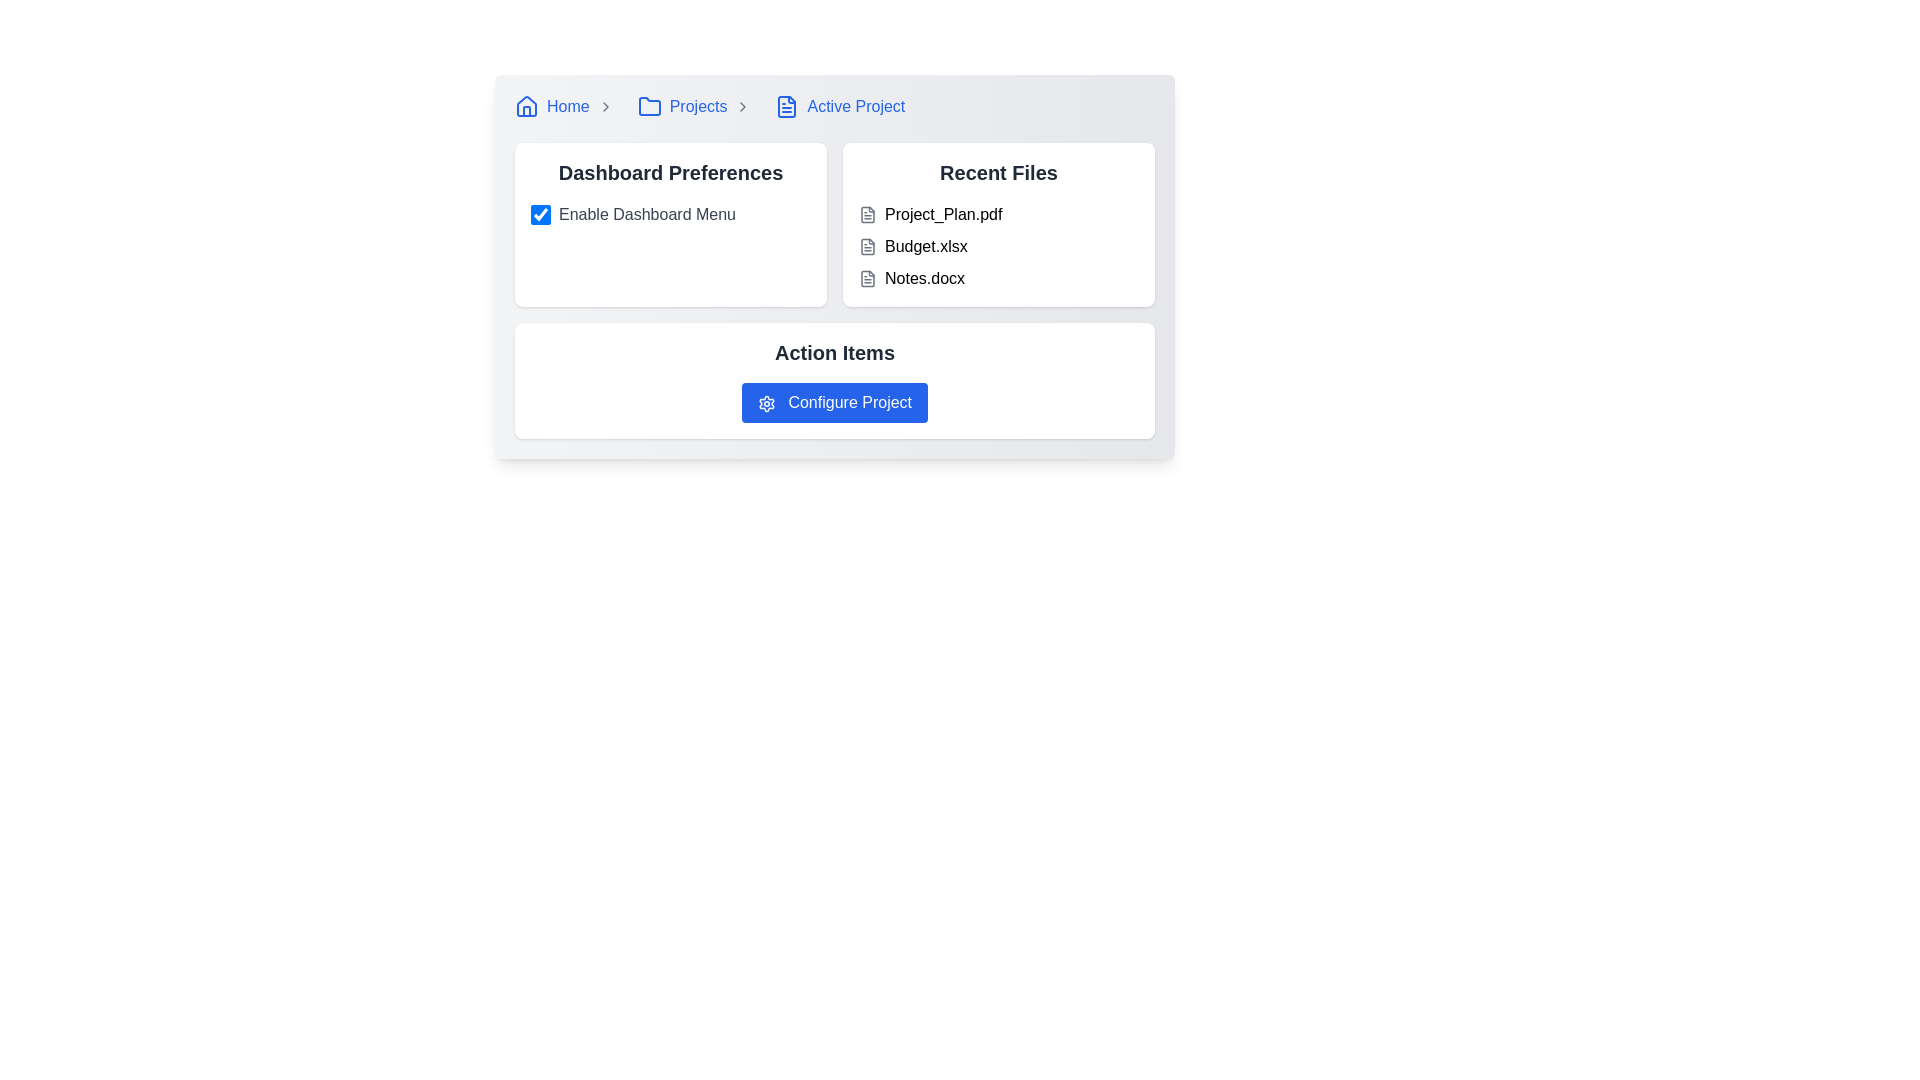 The width and height of the screenshot is (1920, 1080). Describe the element at coordinates (835, 402) in the screenshot. I see `the configuration settings button located at the bottom center of the interface within the 'Action Items' section` at that location.